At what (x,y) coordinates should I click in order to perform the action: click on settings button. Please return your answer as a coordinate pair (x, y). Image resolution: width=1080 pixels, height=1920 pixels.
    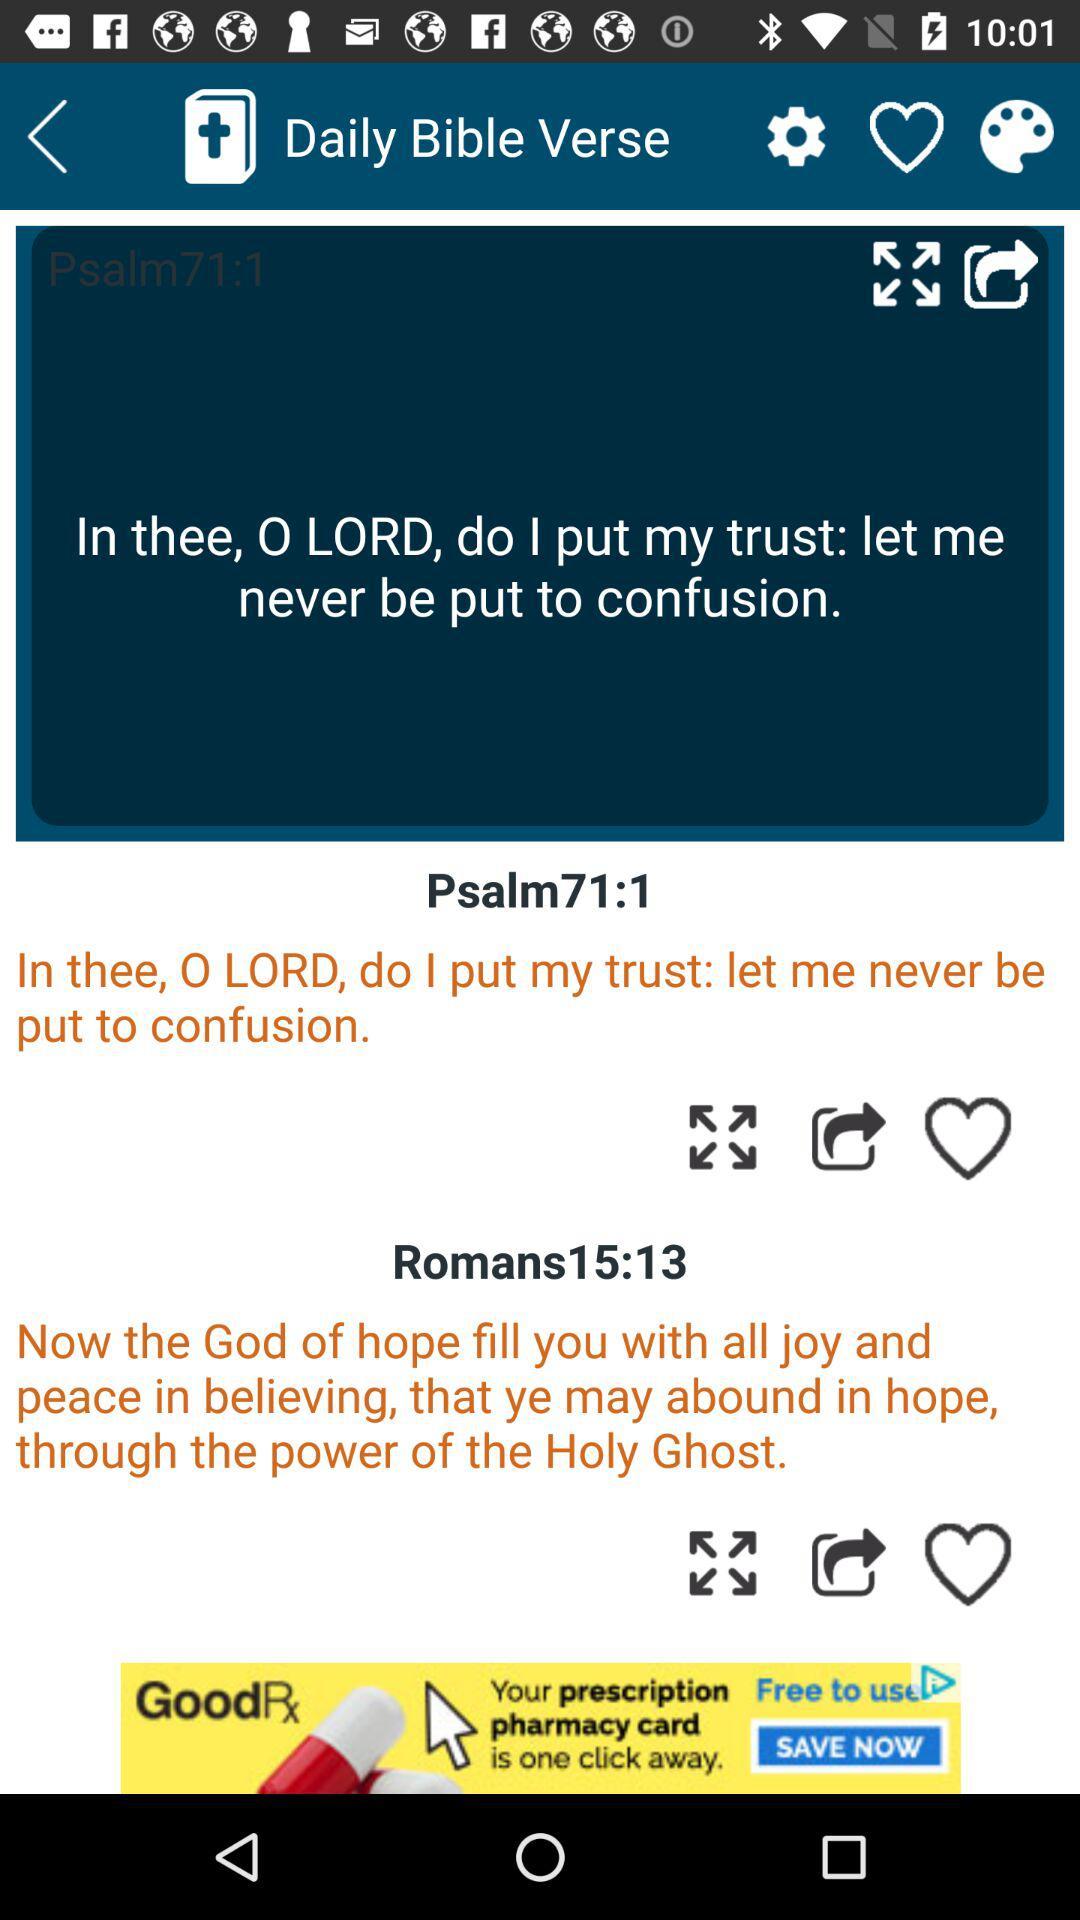
    Looking at the image, I should click on (795, 135).